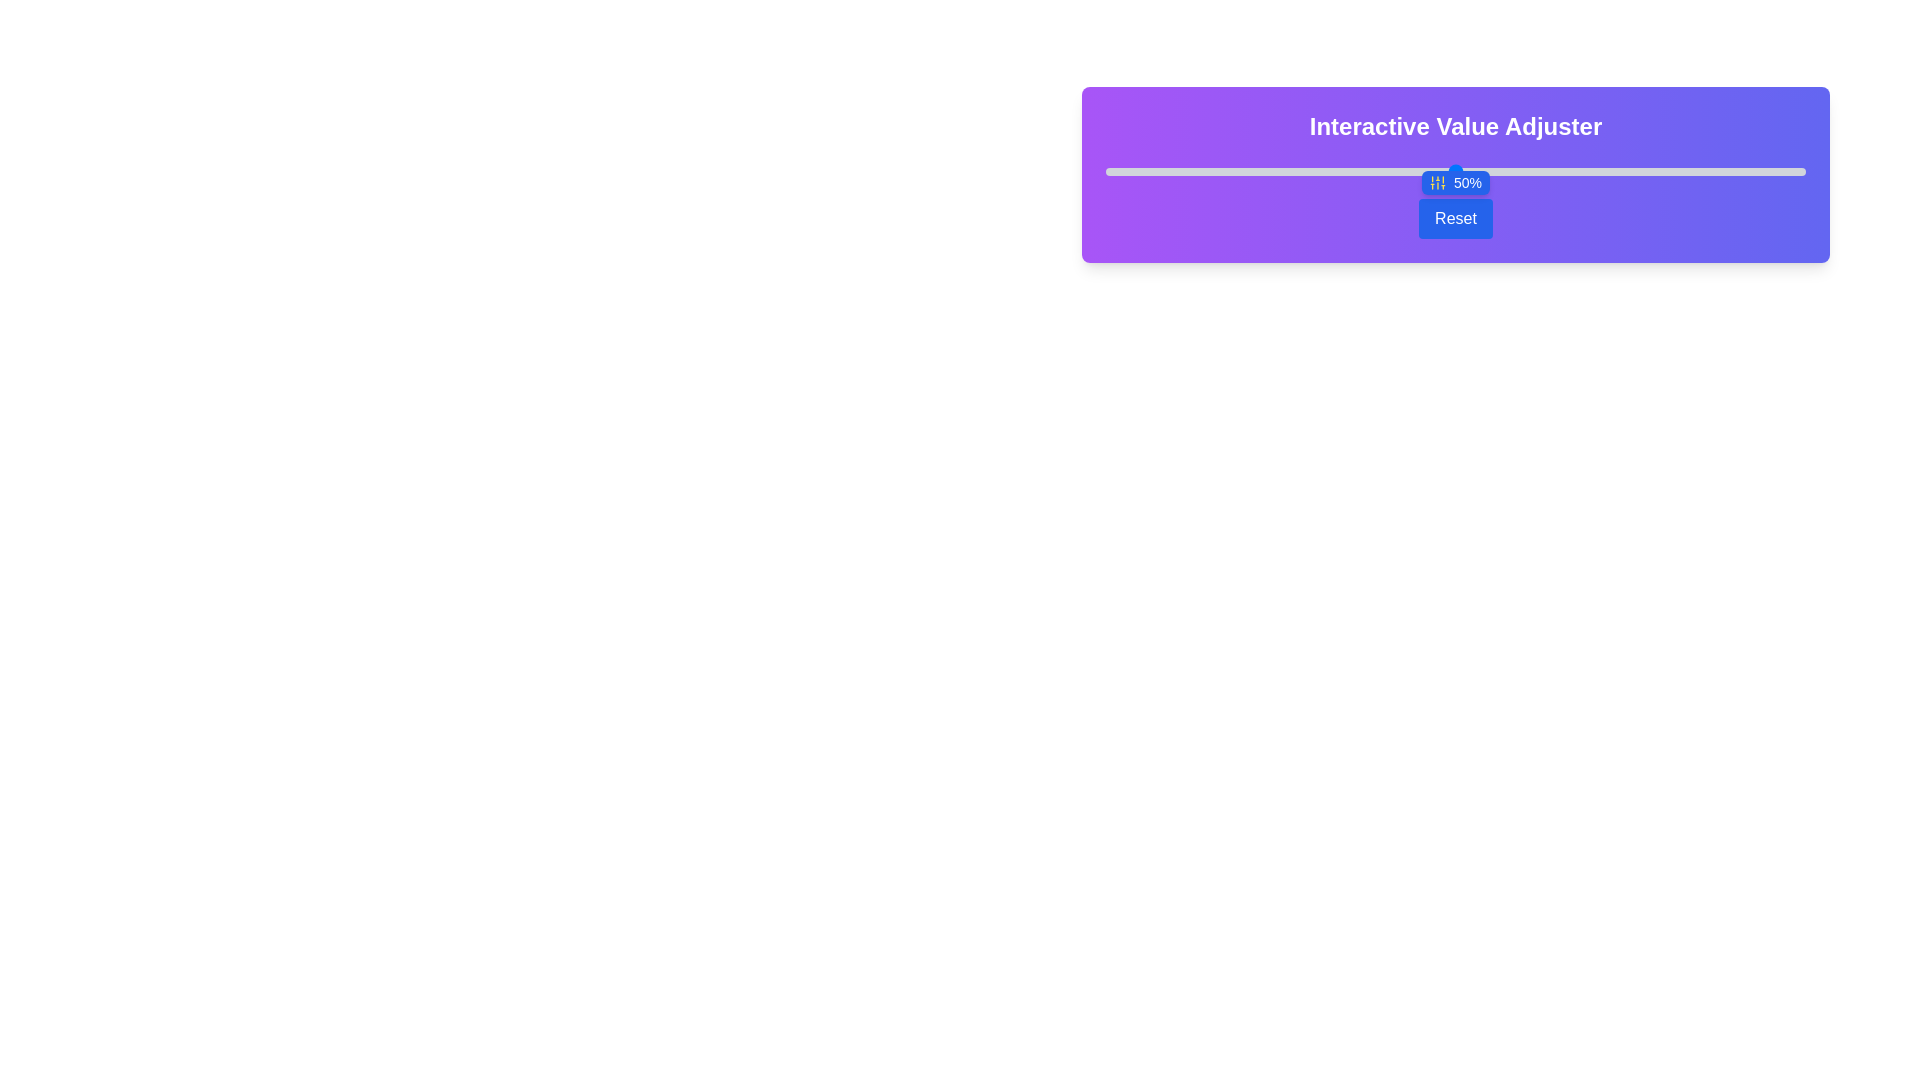 The height and width of the screenshot is (1080, 1920). What do you see at coordinates (1581, 171) in the screenshot?
I see `the slider value` at bounding box center [1581, 171].